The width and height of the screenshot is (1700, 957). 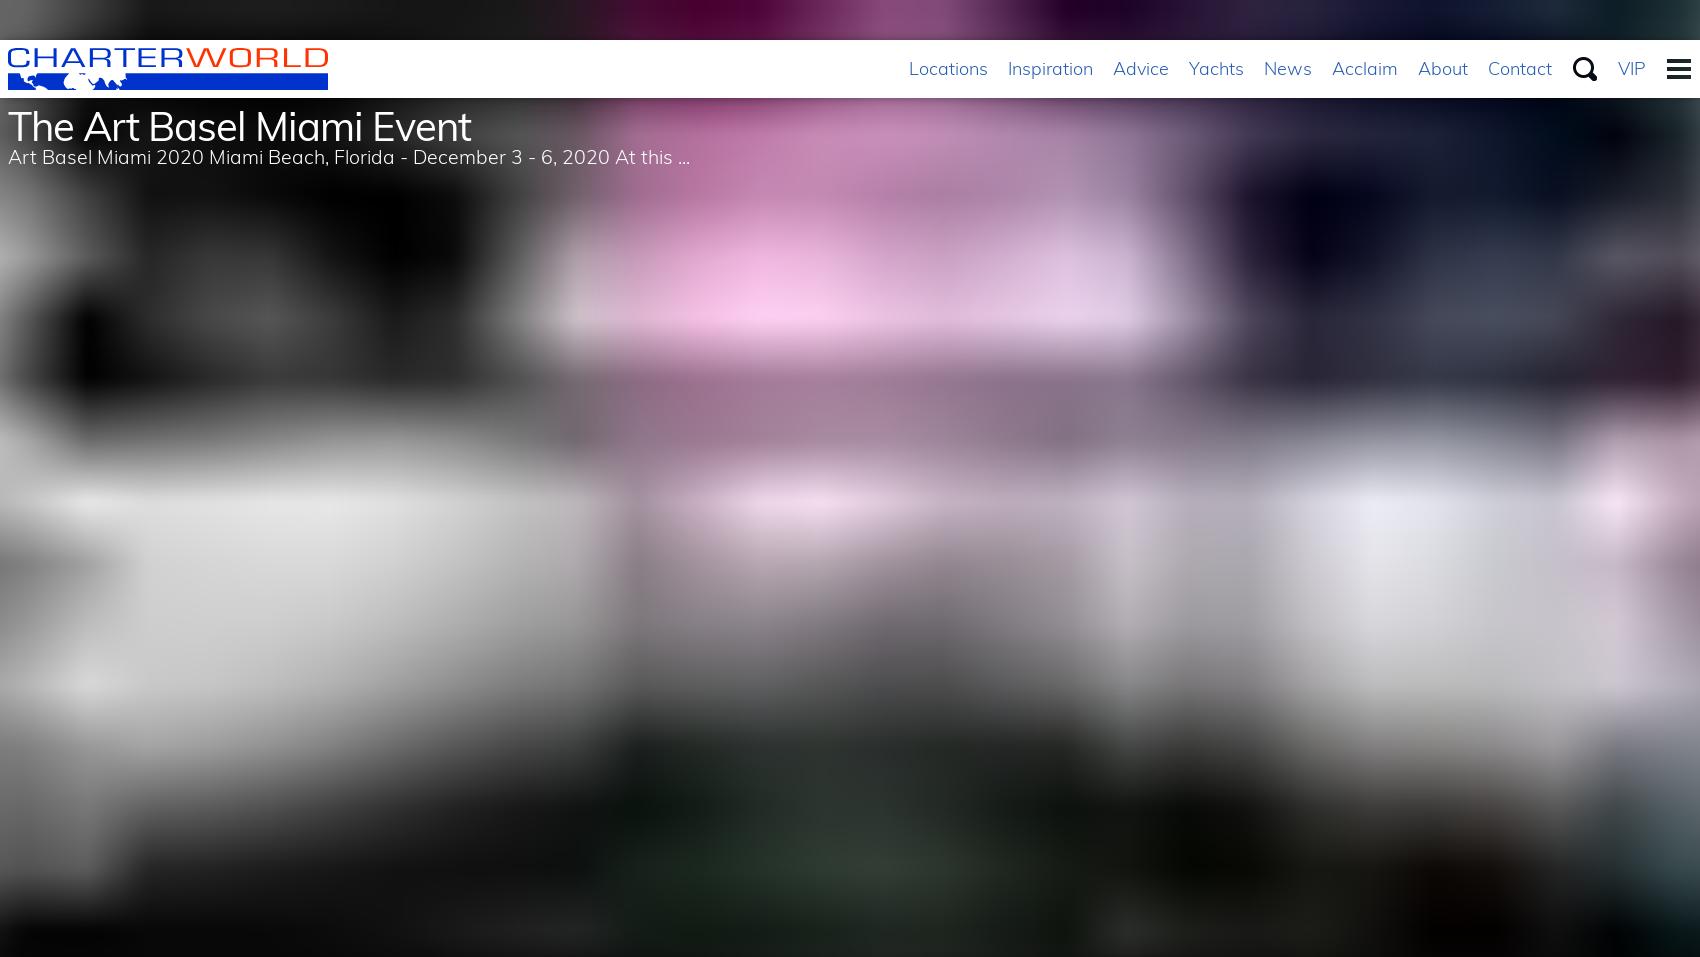 I want to click on 'About', so click(x=1441, y=67).